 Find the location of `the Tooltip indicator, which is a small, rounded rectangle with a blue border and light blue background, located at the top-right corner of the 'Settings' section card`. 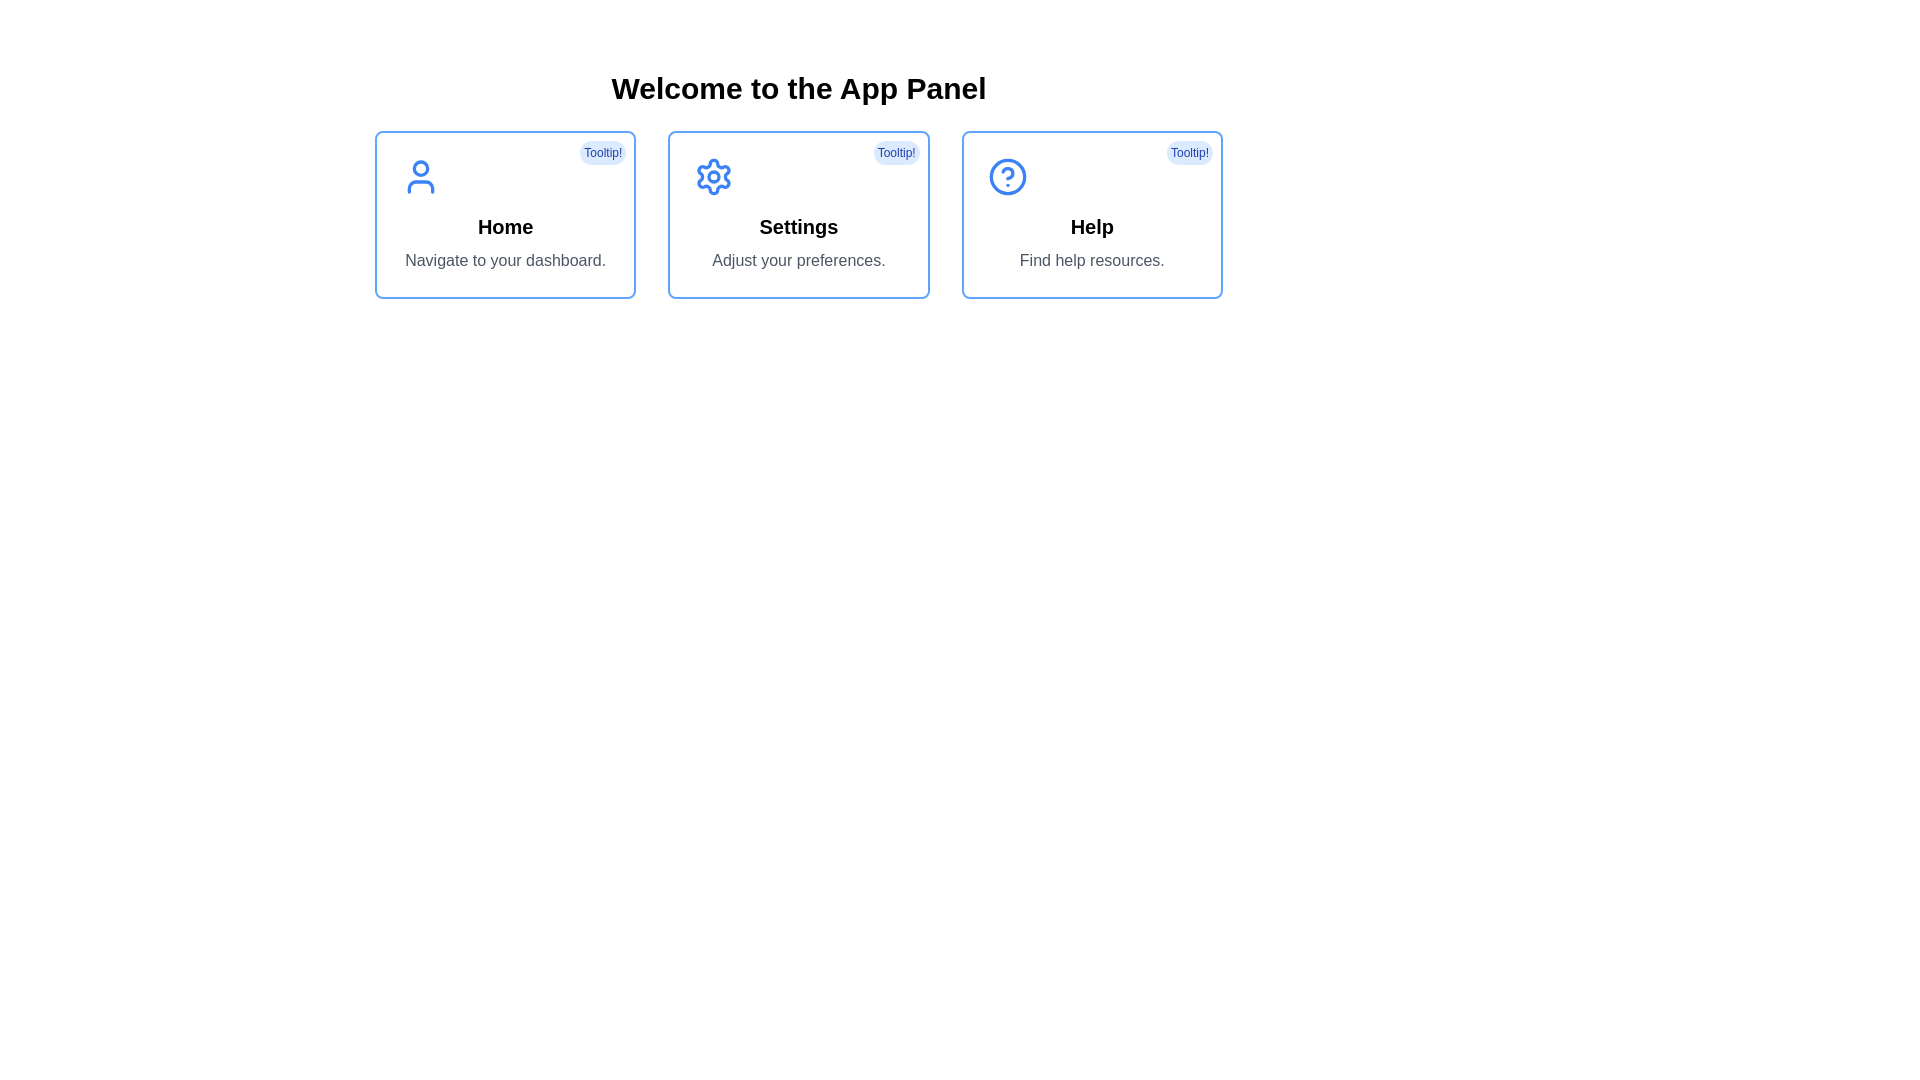

the Tooltip indicator, which is a small, rounded rectangle with a blue border and light blue background, located at the top-right corner of the 'Settings' section card is located at coordinates (895, 152).